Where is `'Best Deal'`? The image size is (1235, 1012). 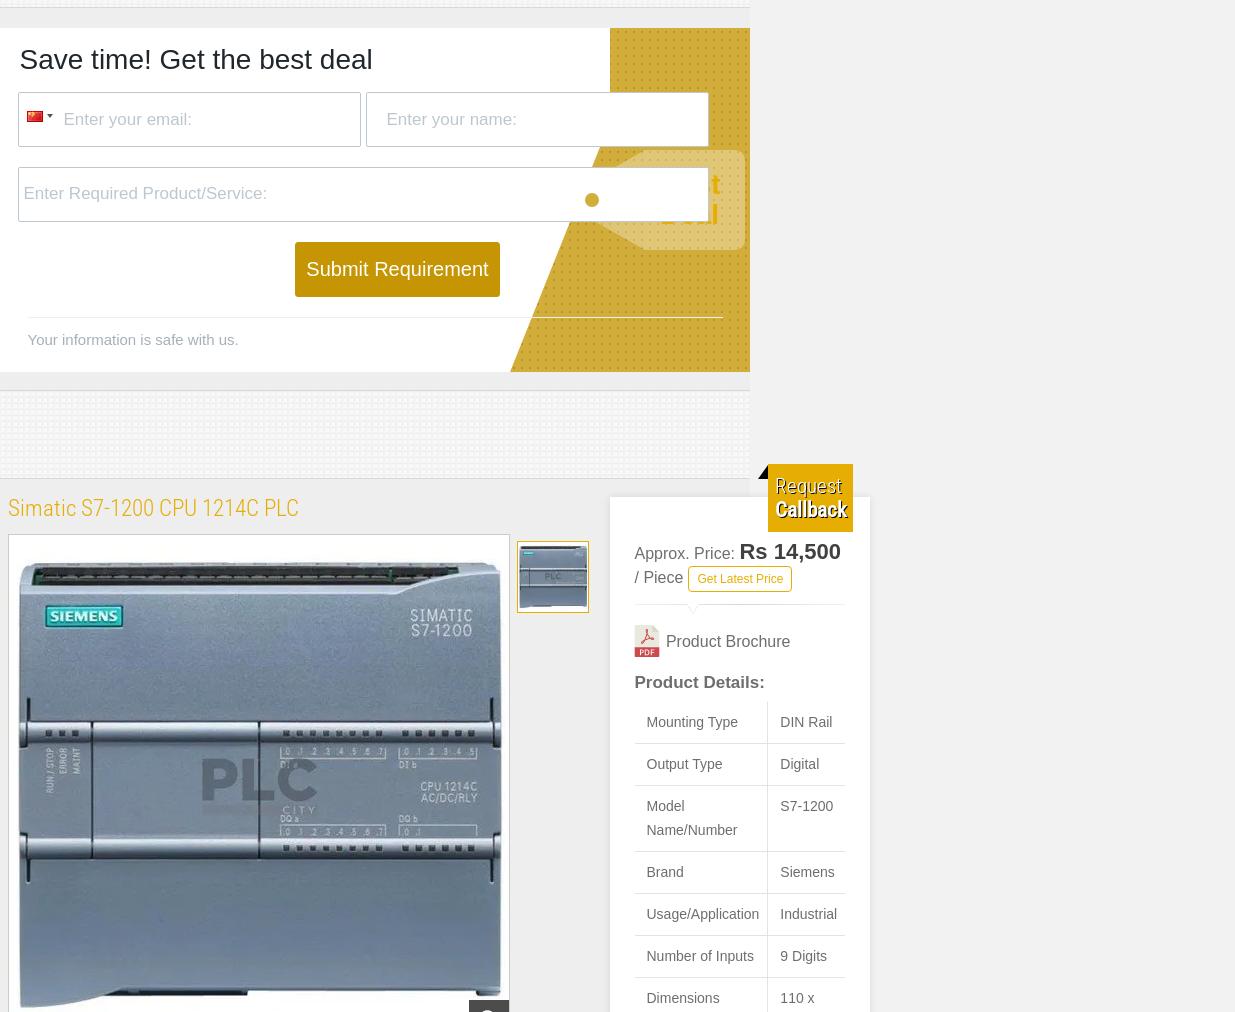 'Best Deal' is located at coordinates (689, 199).